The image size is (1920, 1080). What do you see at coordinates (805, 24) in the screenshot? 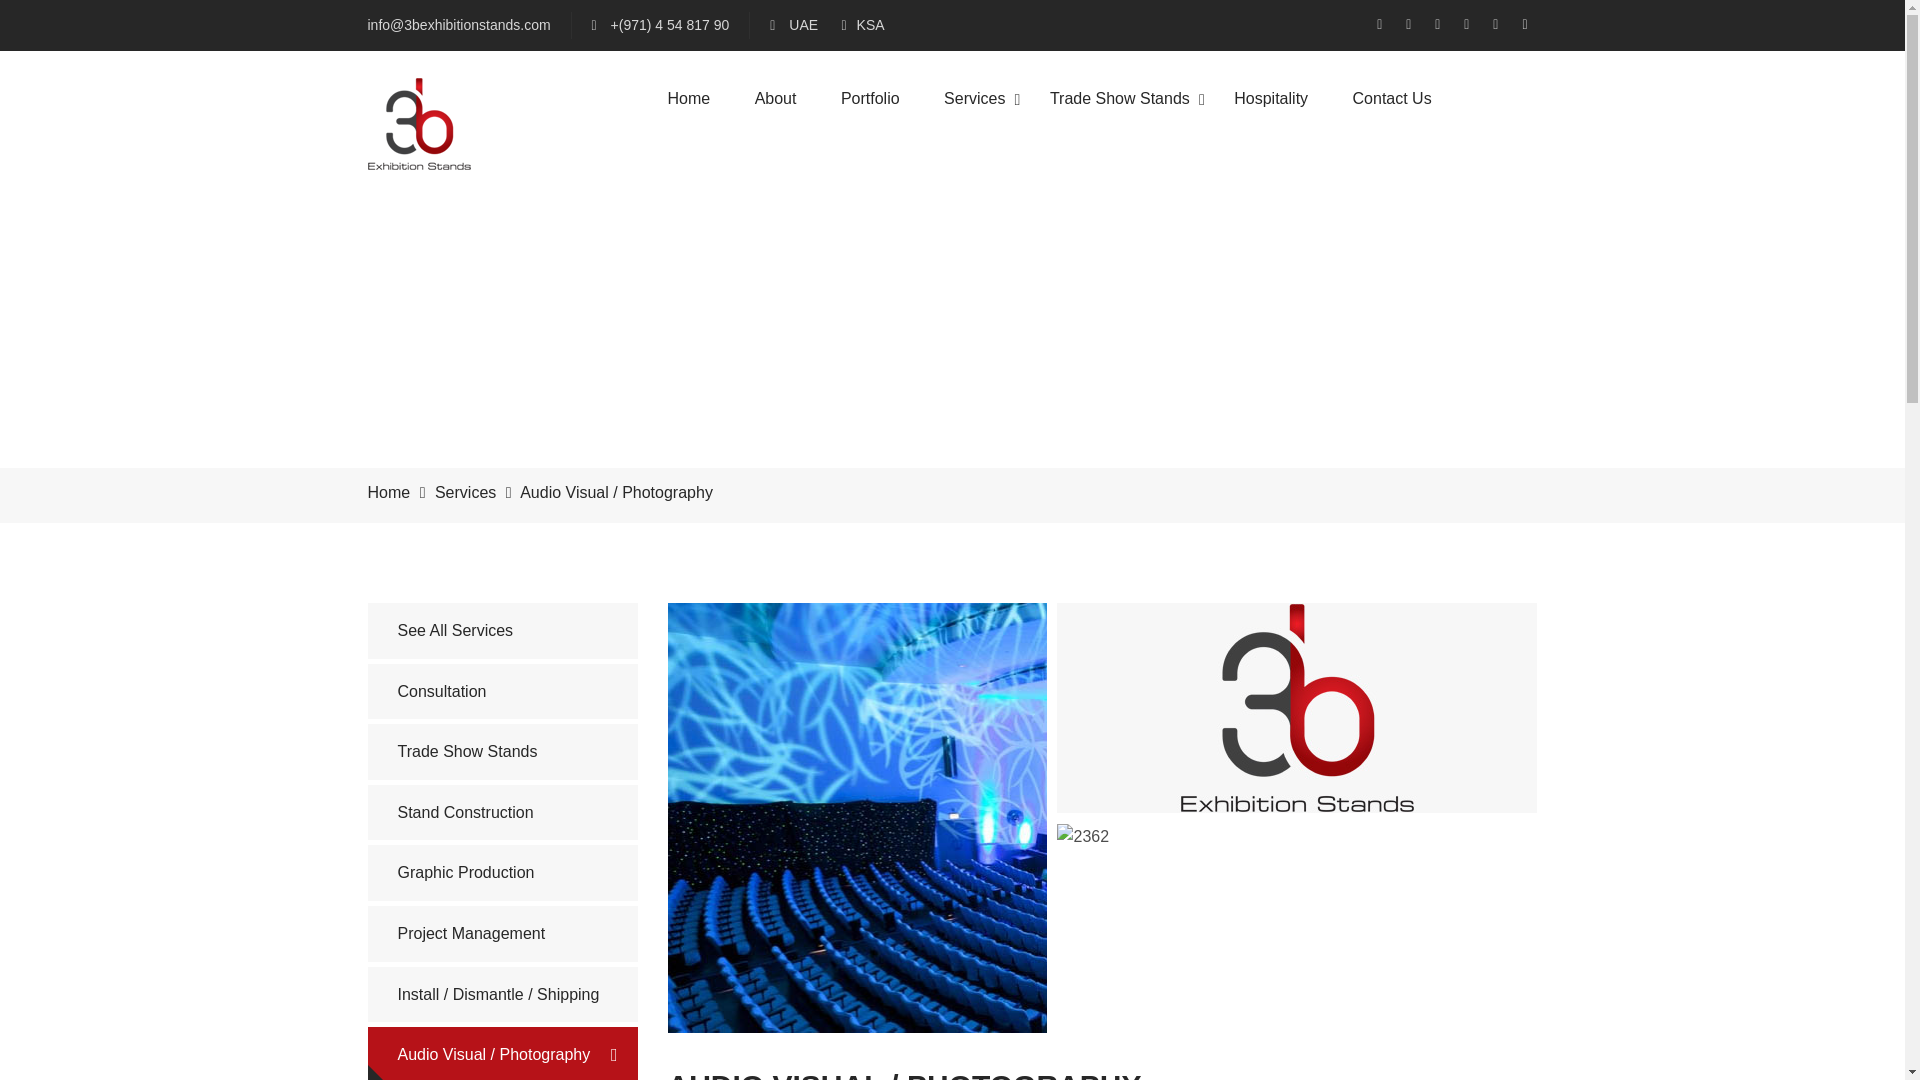
I see `'UAE'` at bounding box center [805, 24].